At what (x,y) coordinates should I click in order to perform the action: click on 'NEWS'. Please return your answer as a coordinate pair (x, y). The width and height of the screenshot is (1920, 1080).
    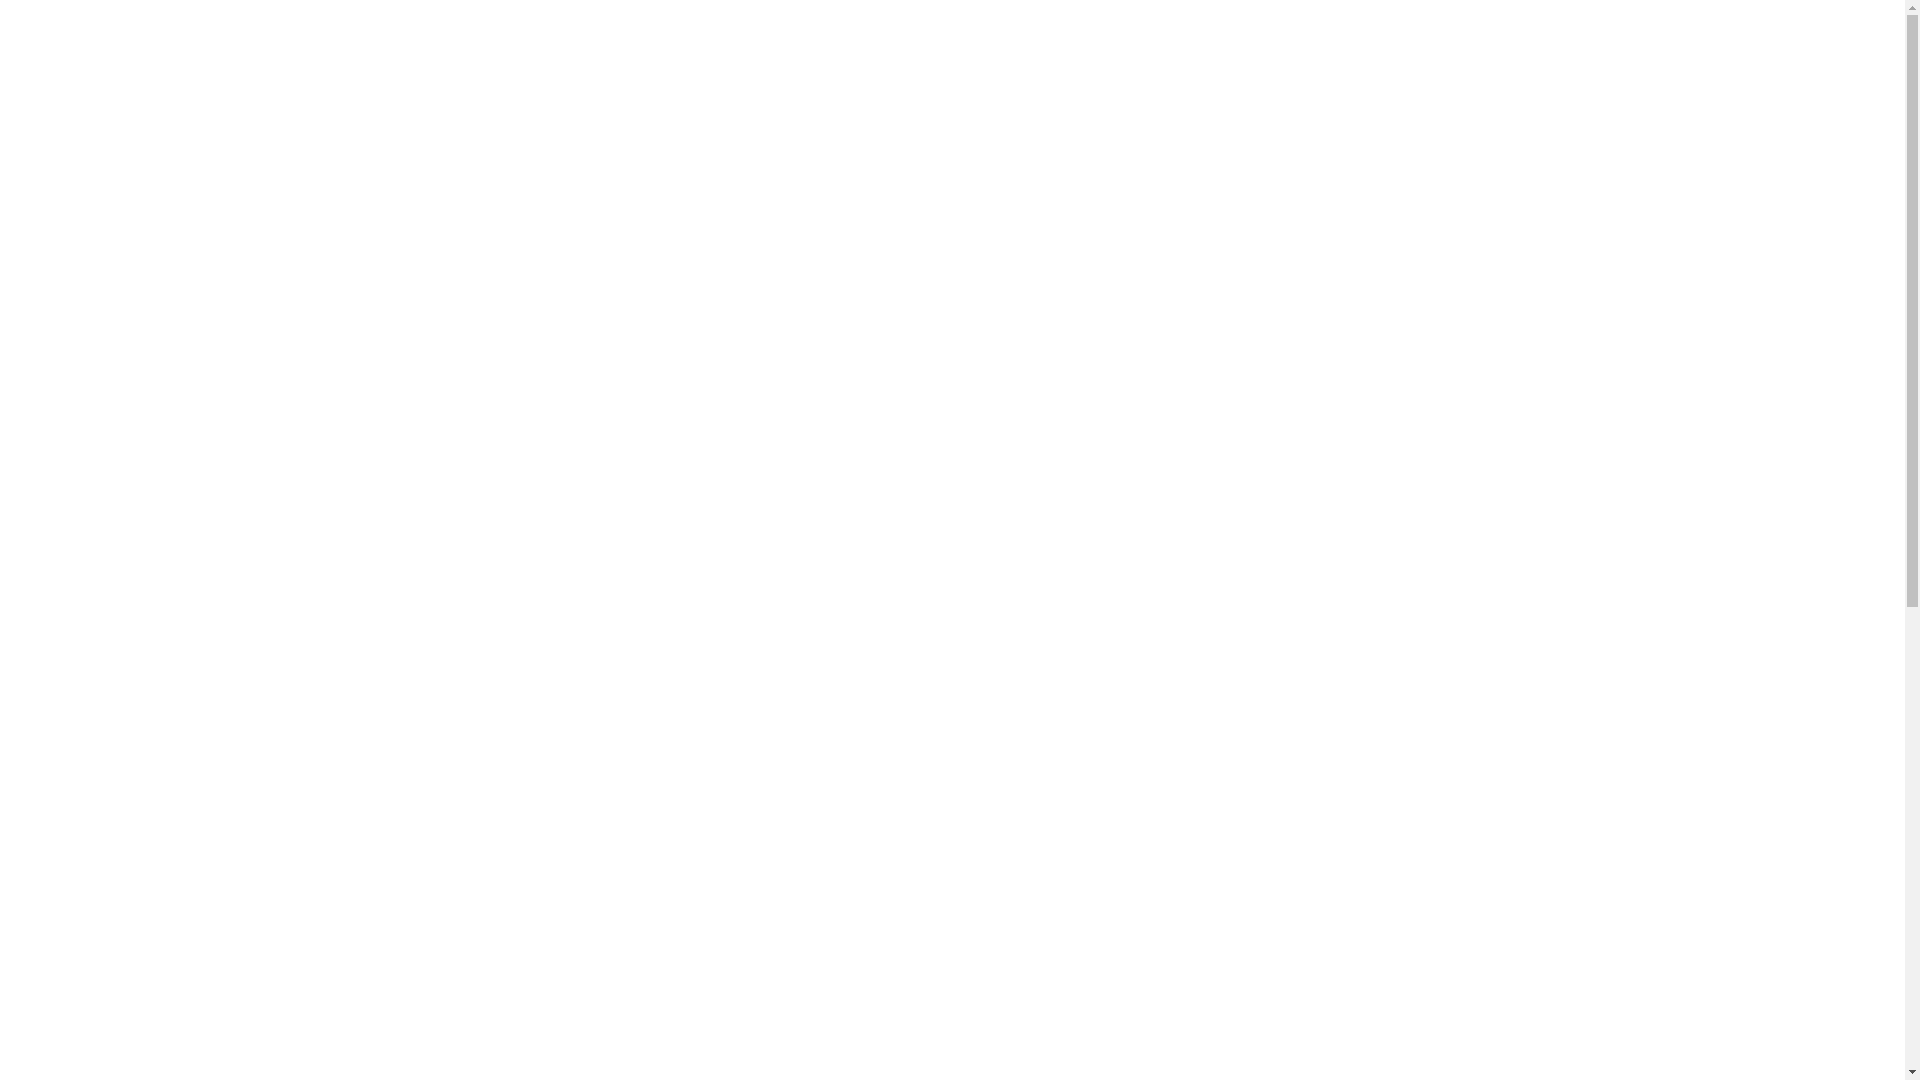
    Looking at the image, I should click on (934, 119).